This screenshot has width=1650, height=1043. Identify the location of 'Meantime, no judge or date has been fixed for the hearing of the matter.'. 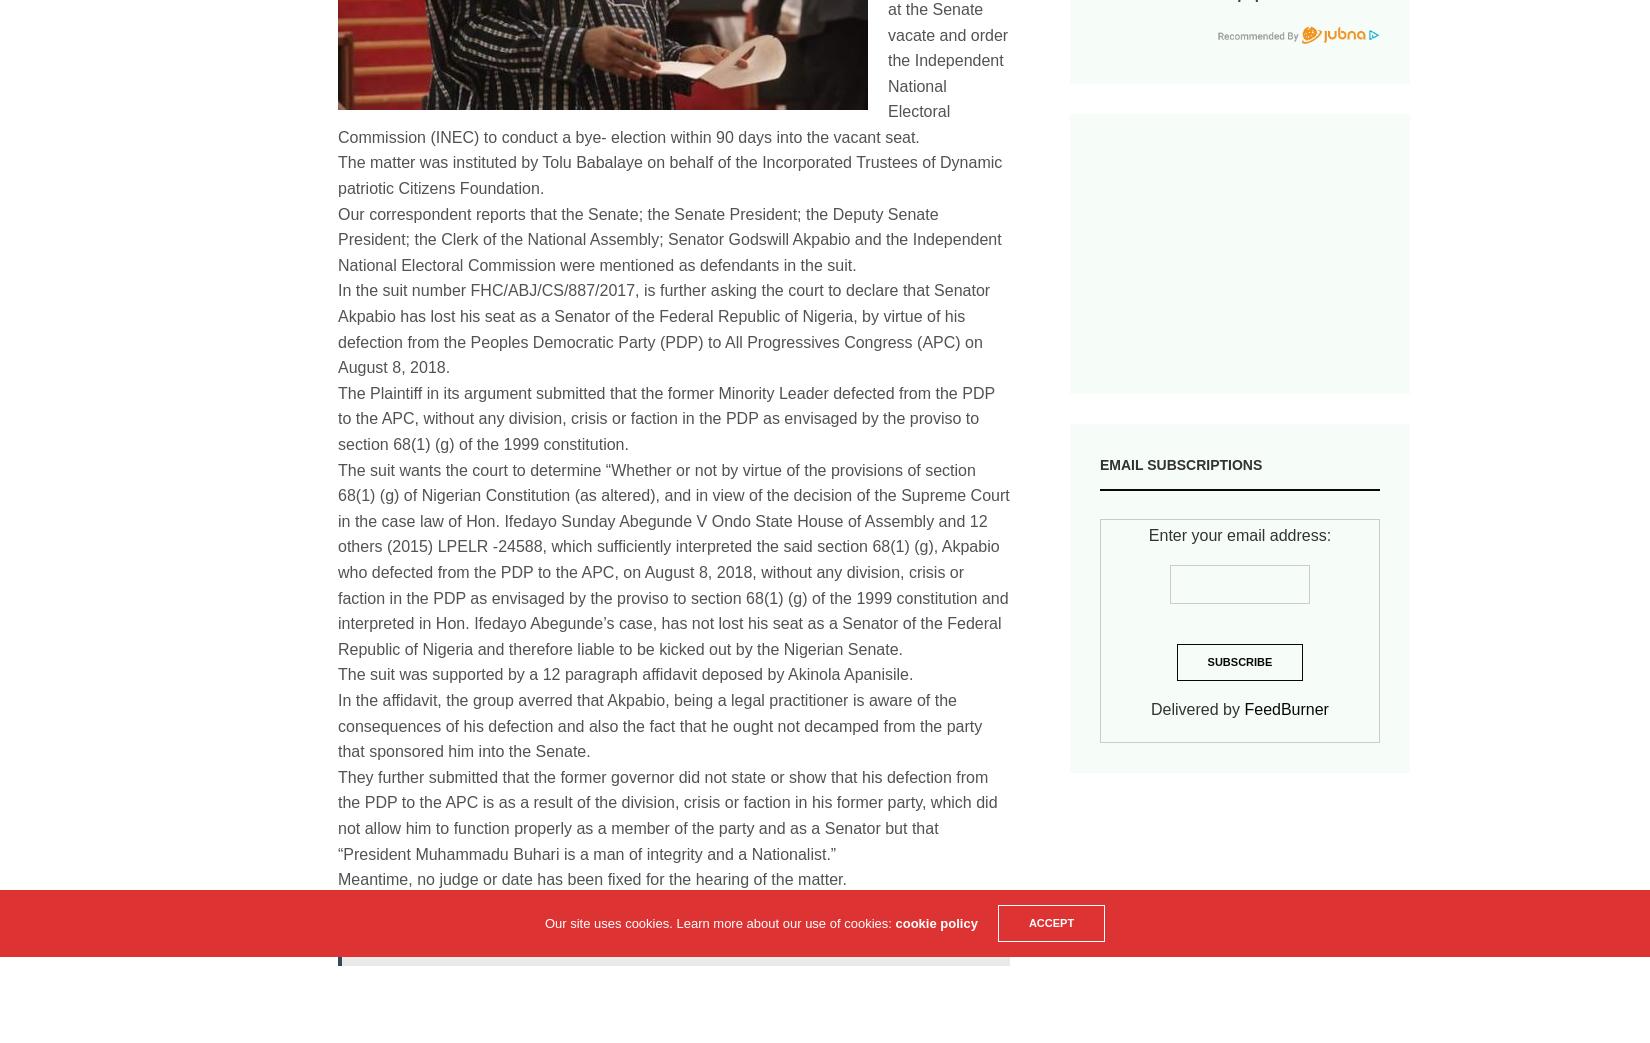
(591, 879).